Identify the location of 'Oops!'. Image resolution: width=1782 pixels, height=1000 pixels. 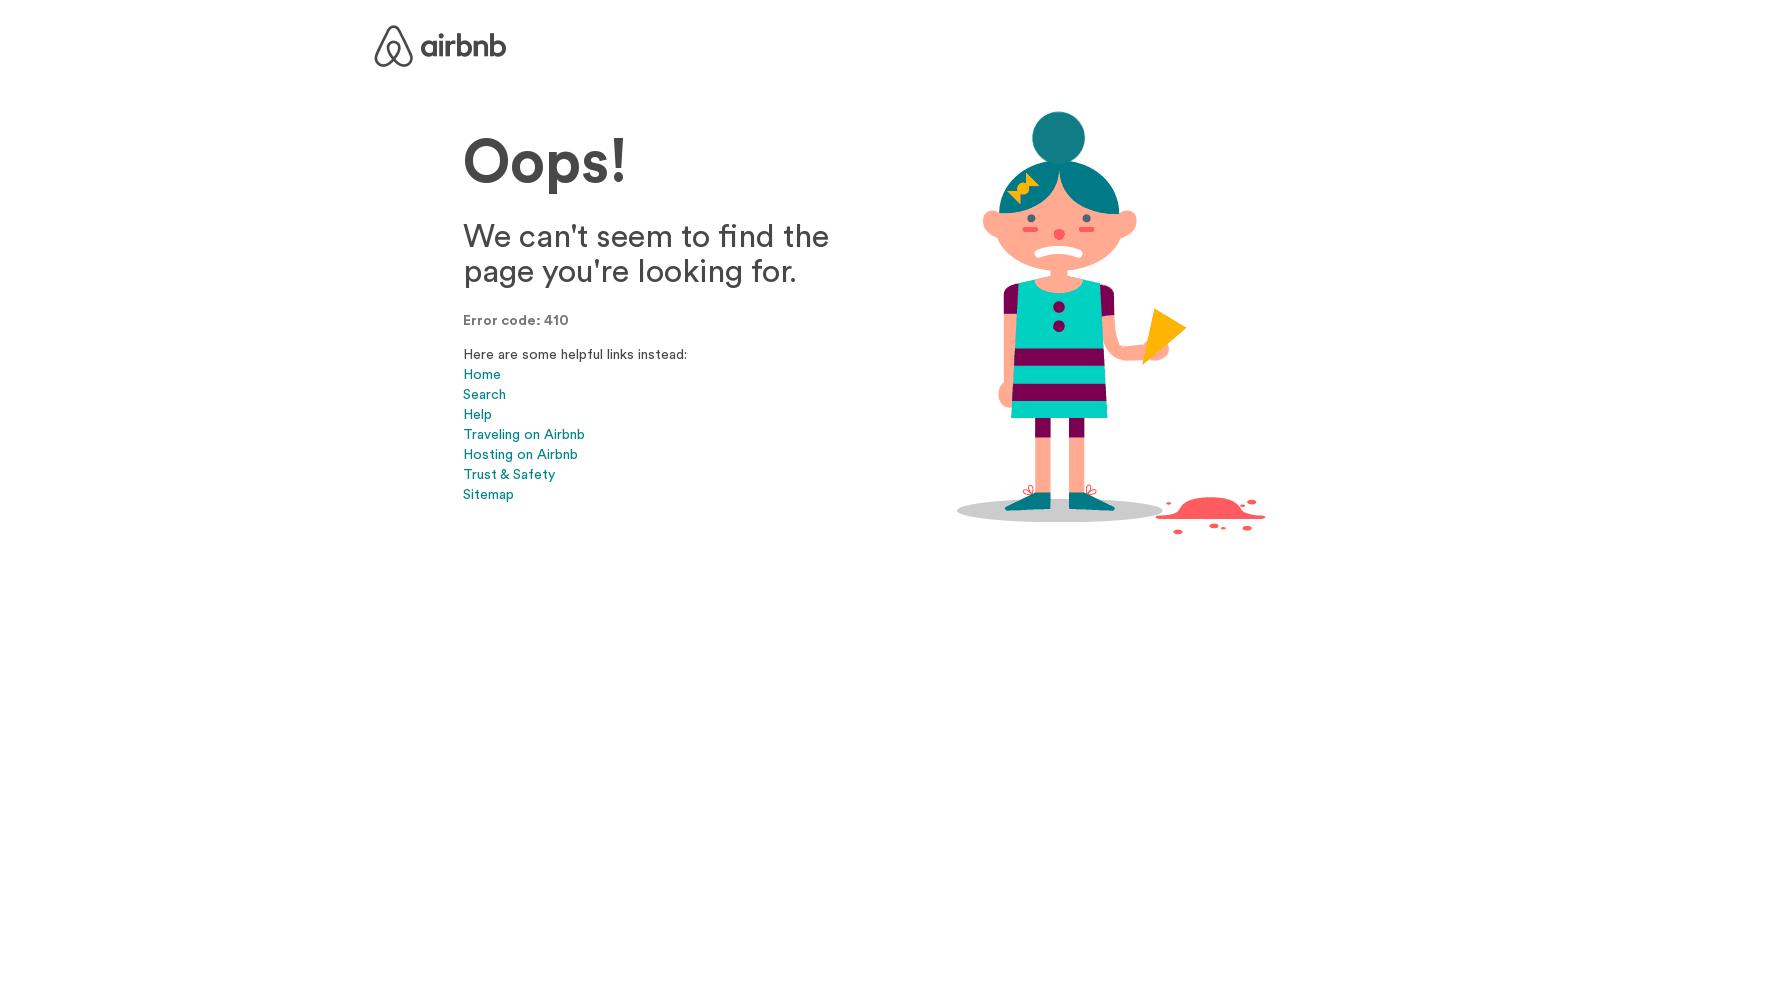
(461, 160).